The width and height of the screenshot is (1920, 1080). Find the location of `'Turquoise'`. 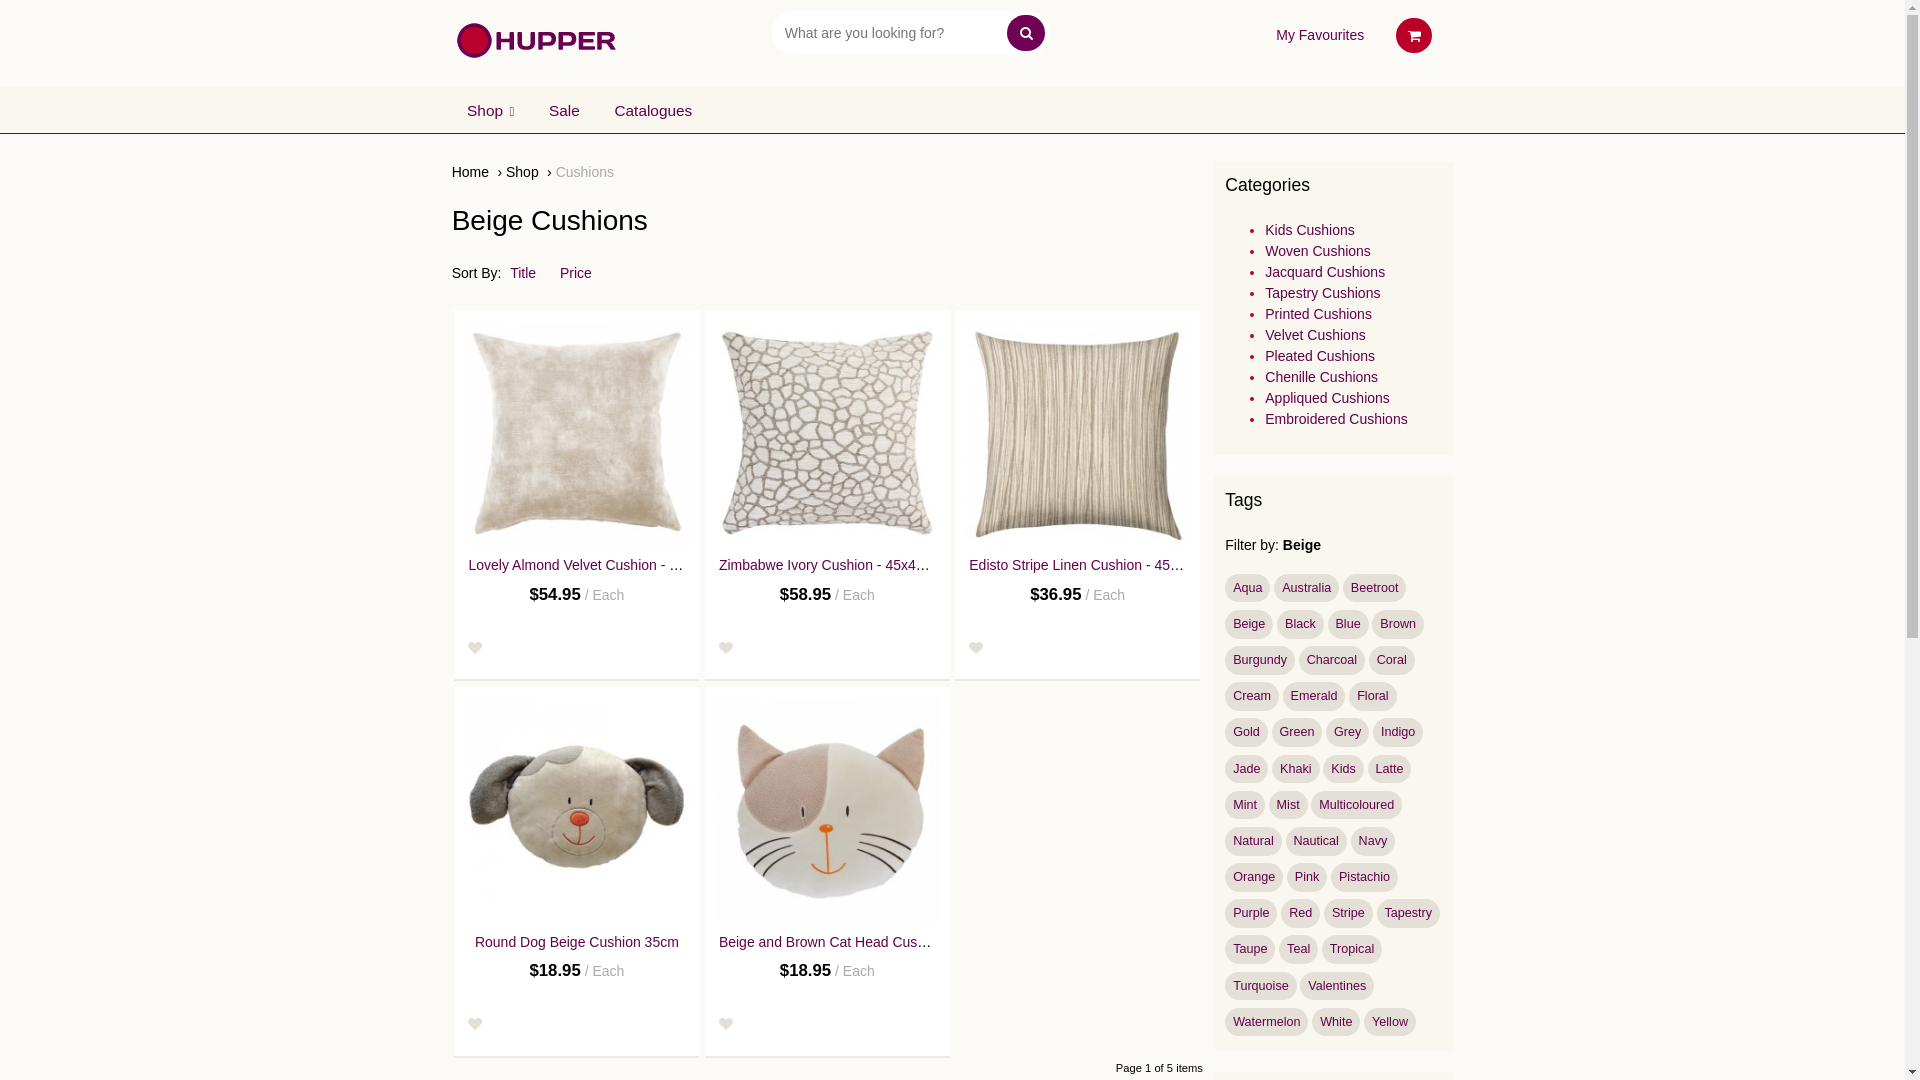

'Turquoise' is located at coordinates (1259, 985).